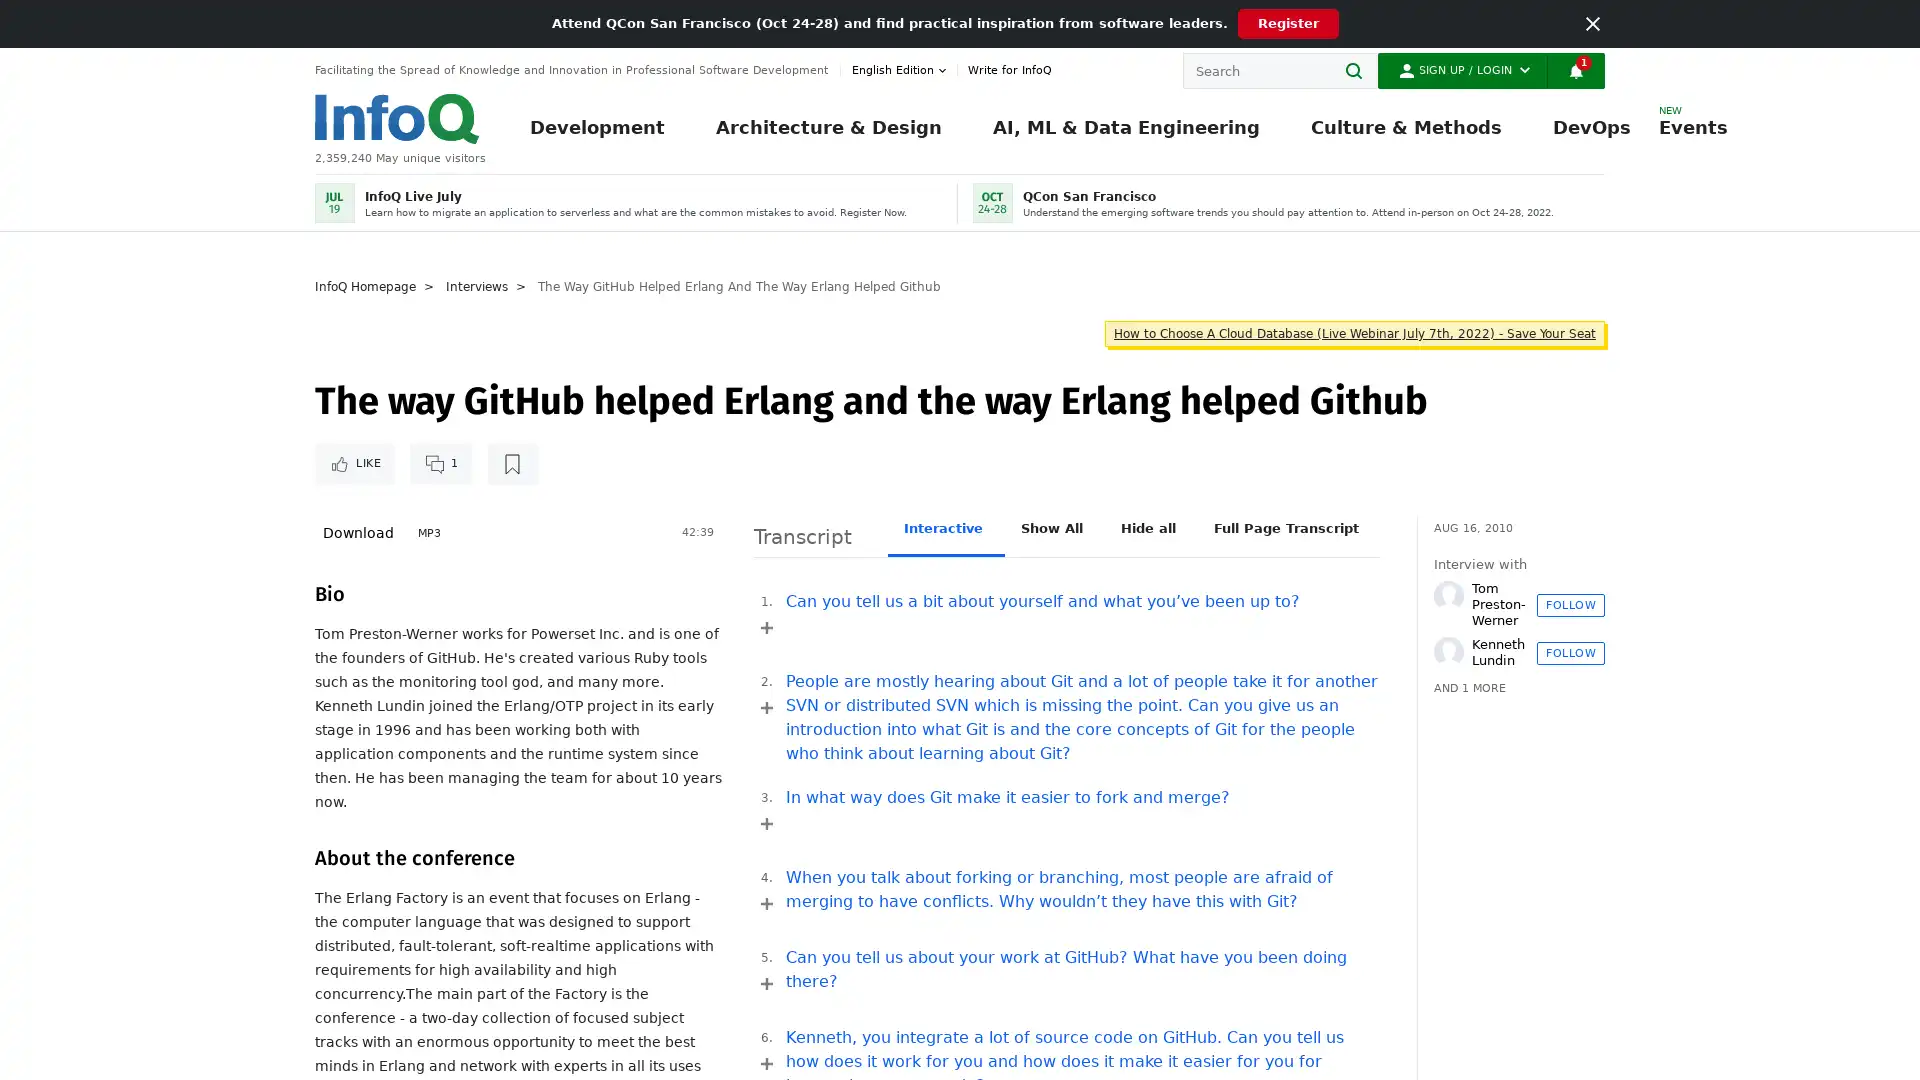 The image size is (1920, 1080). I want to click on AND 1 MORE, so click(1469, 688).